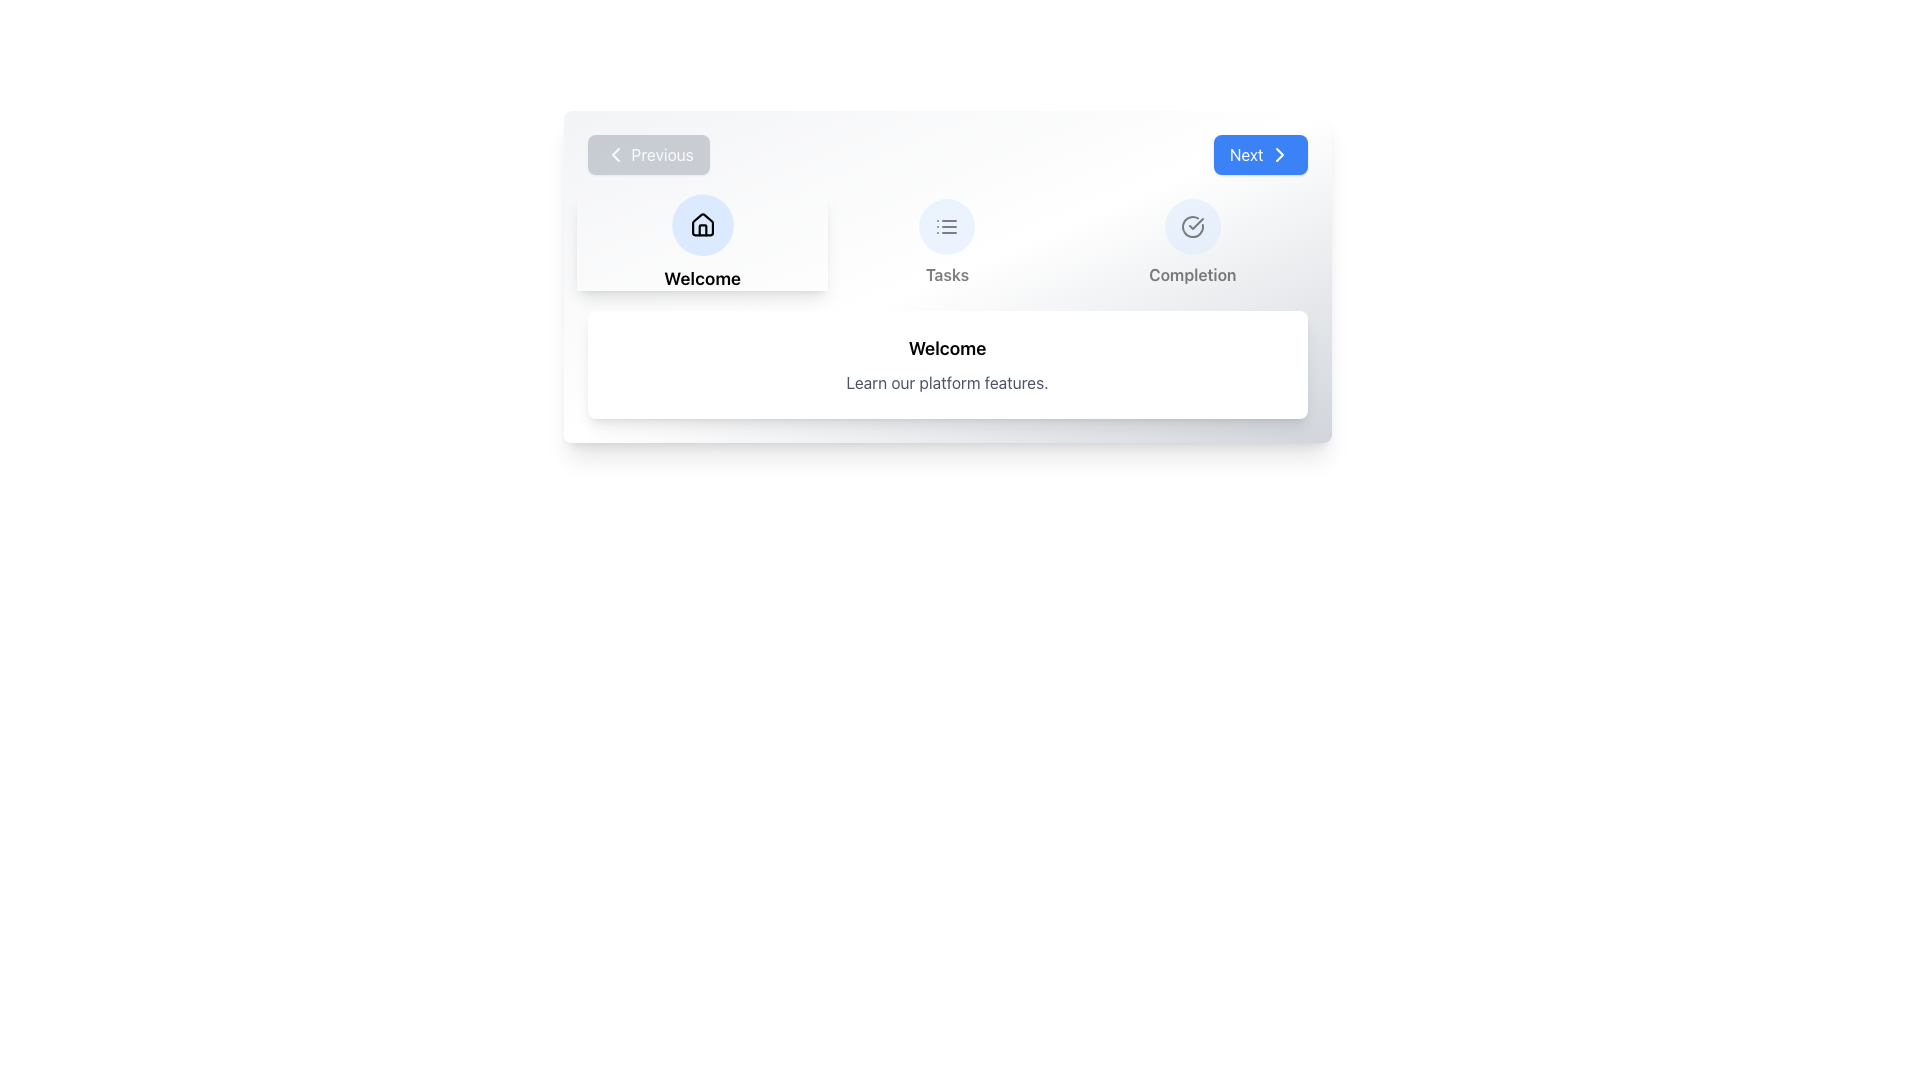  Describe the element at coordinates (1278, 153) in the screenshot. I see `the arrow icon positioned at the rightmost part of the blue 'Next' button to focus or highlight it` at that location.